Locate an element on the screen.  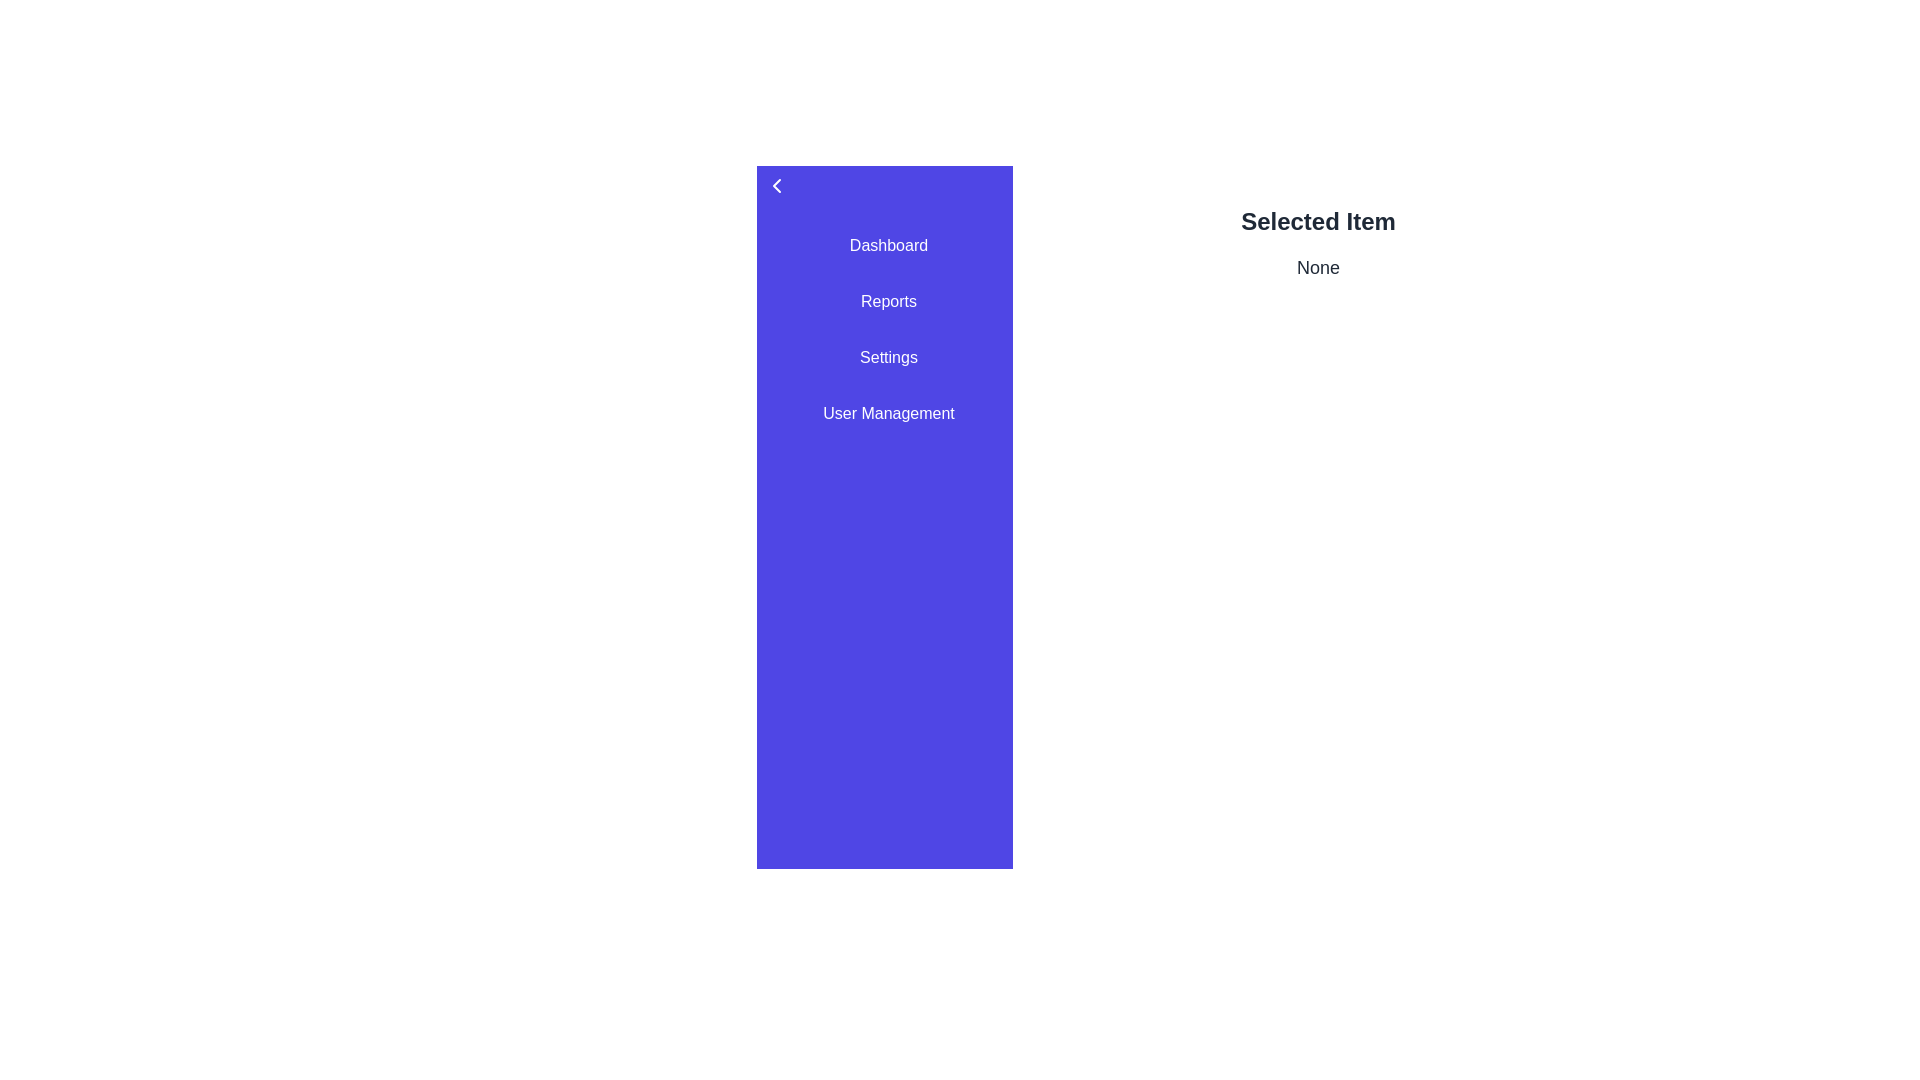
the 'Reports' menu item located in the center of the left-side navigation menu, positioned between 'Dashboard' and 'Settings' is located at coordinates (887, 300).